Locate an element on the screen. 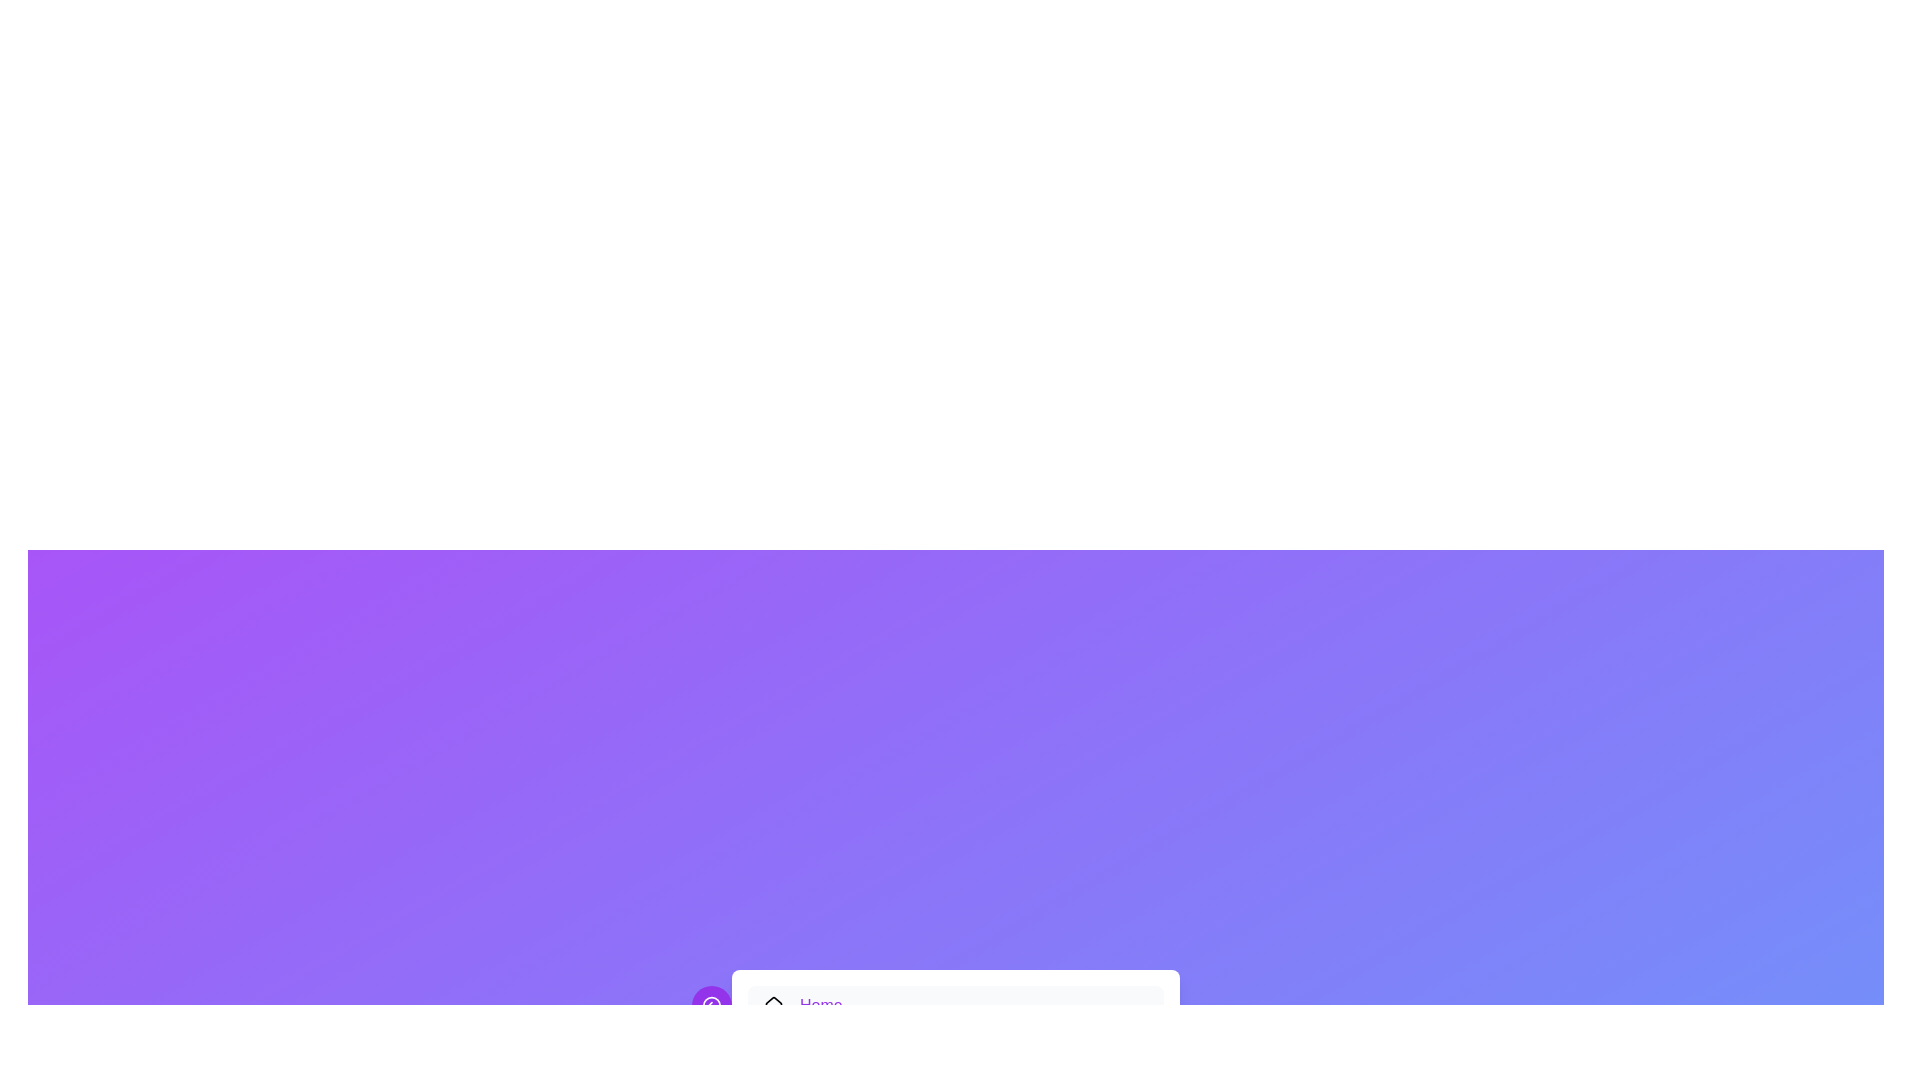 This screenshot has width=1920, height=1080. the menu item labeled Home by clicking on it is located at coordinates (954, 1006).